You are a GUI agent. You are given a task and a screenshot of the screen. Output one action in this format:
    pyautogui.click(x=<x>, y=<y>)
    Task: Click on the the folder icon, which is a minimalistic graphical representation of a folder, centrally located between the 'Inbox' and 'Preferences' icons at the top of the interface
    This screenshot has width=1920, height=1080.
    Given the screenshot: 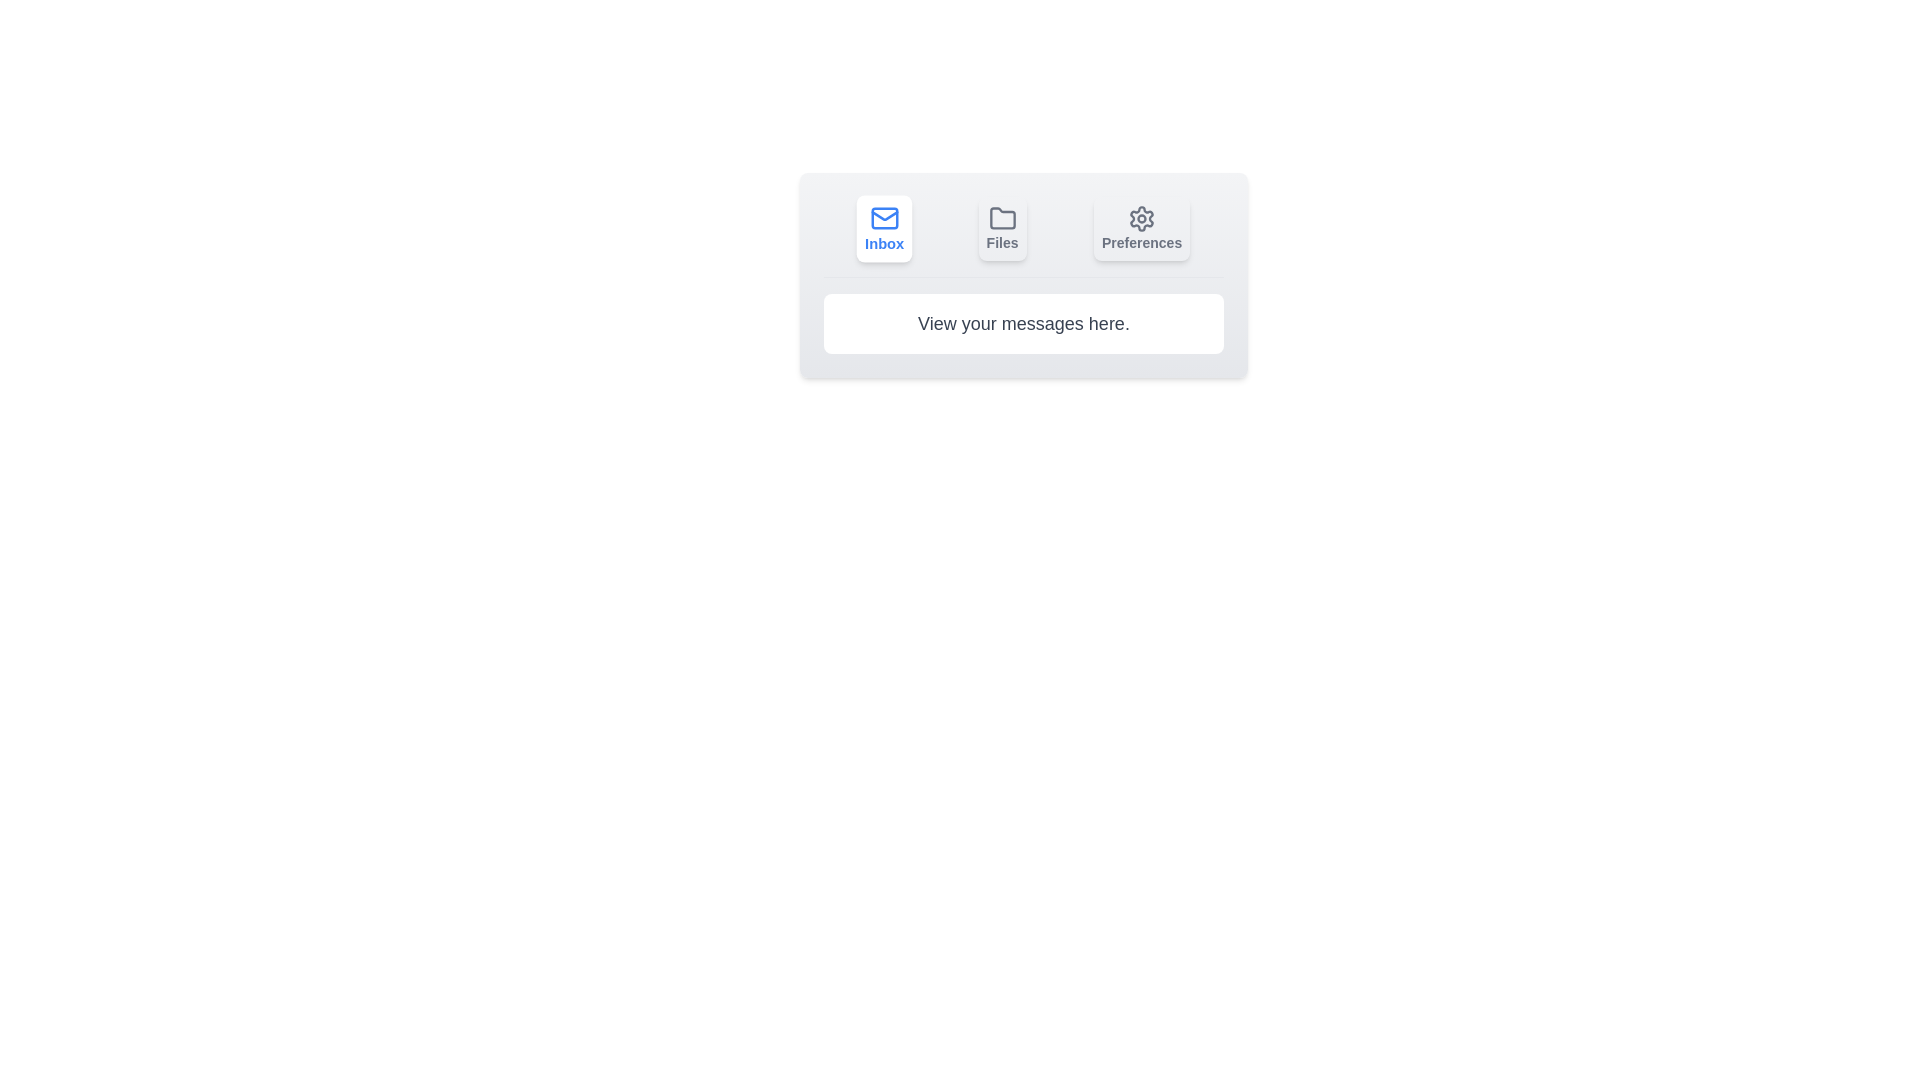 What is the action you would take?
    pyautogui.click(x=1002, y=218)
    